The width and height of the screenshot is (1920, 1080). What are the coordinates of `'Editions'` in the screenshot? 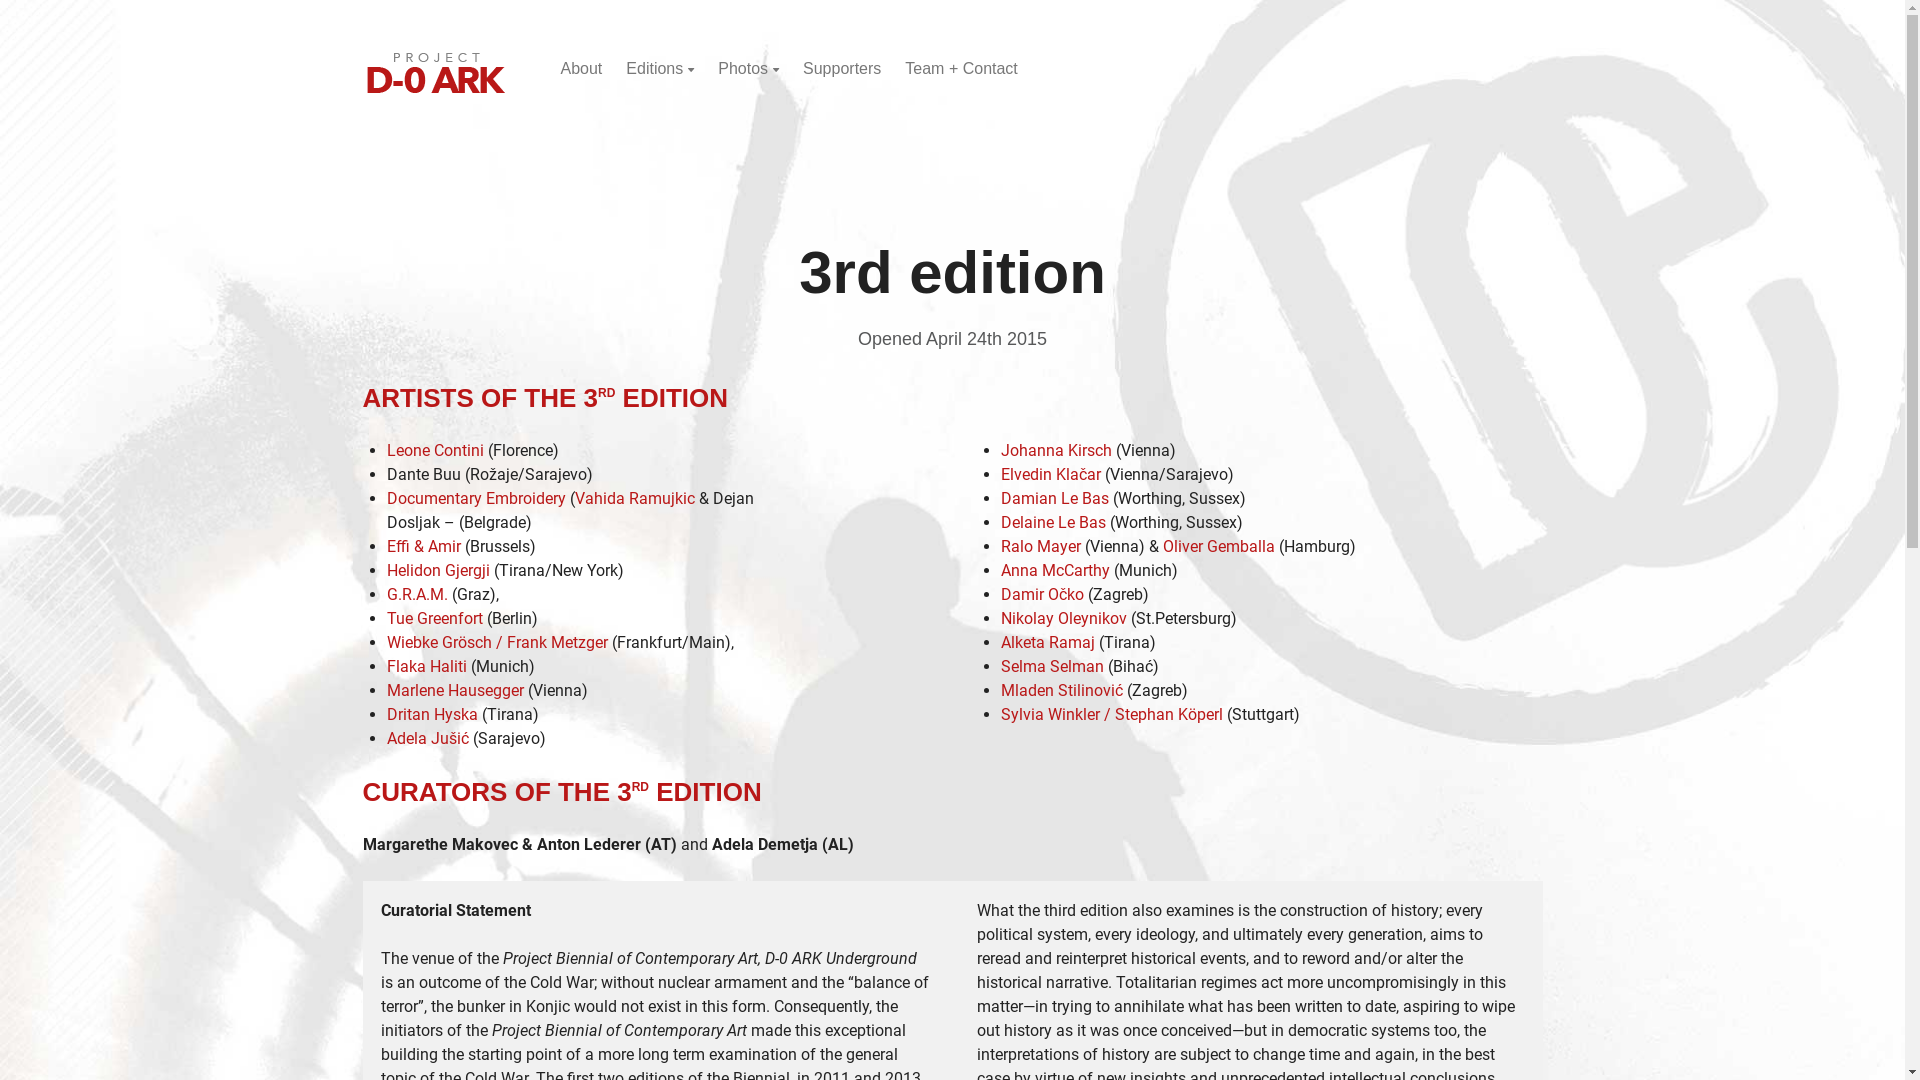 It's located at (624, 67).